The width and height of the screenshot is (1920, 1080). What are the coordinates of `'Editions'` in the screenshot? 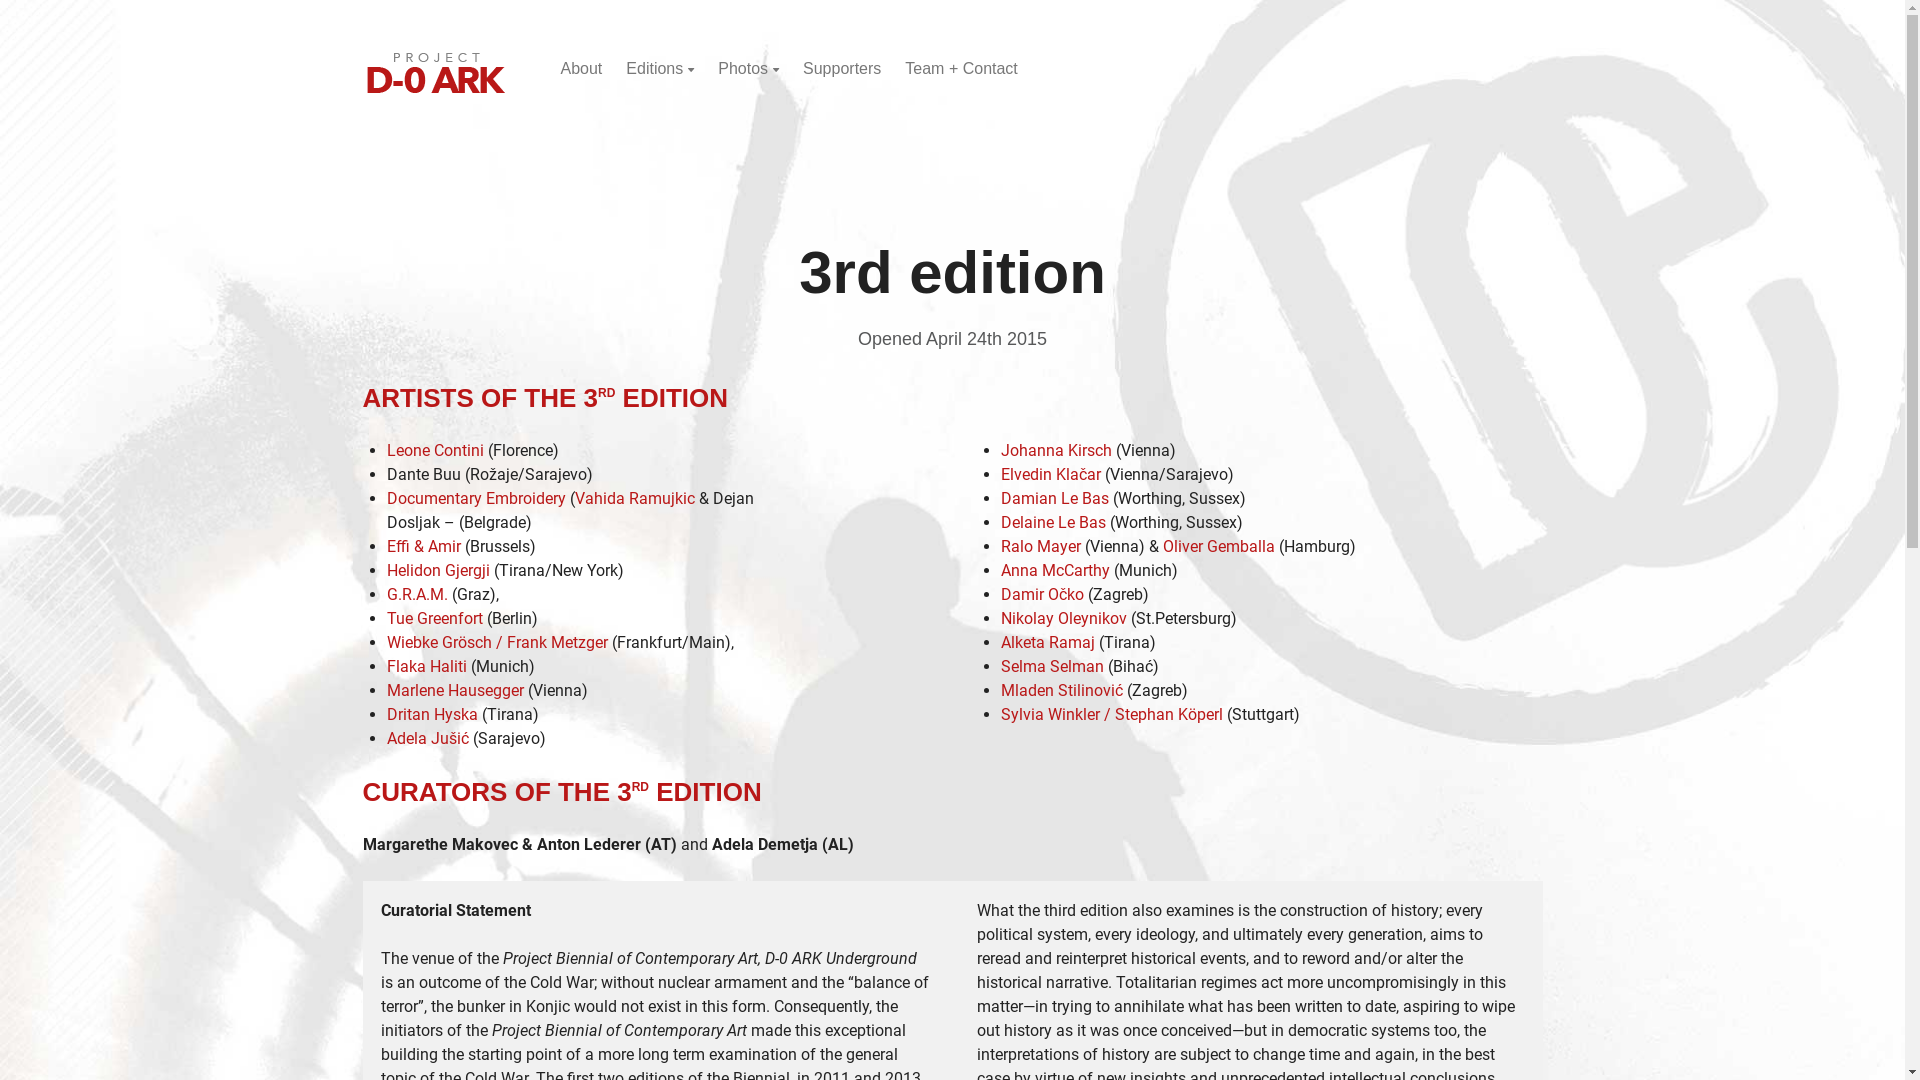 It's located at (624, 67).